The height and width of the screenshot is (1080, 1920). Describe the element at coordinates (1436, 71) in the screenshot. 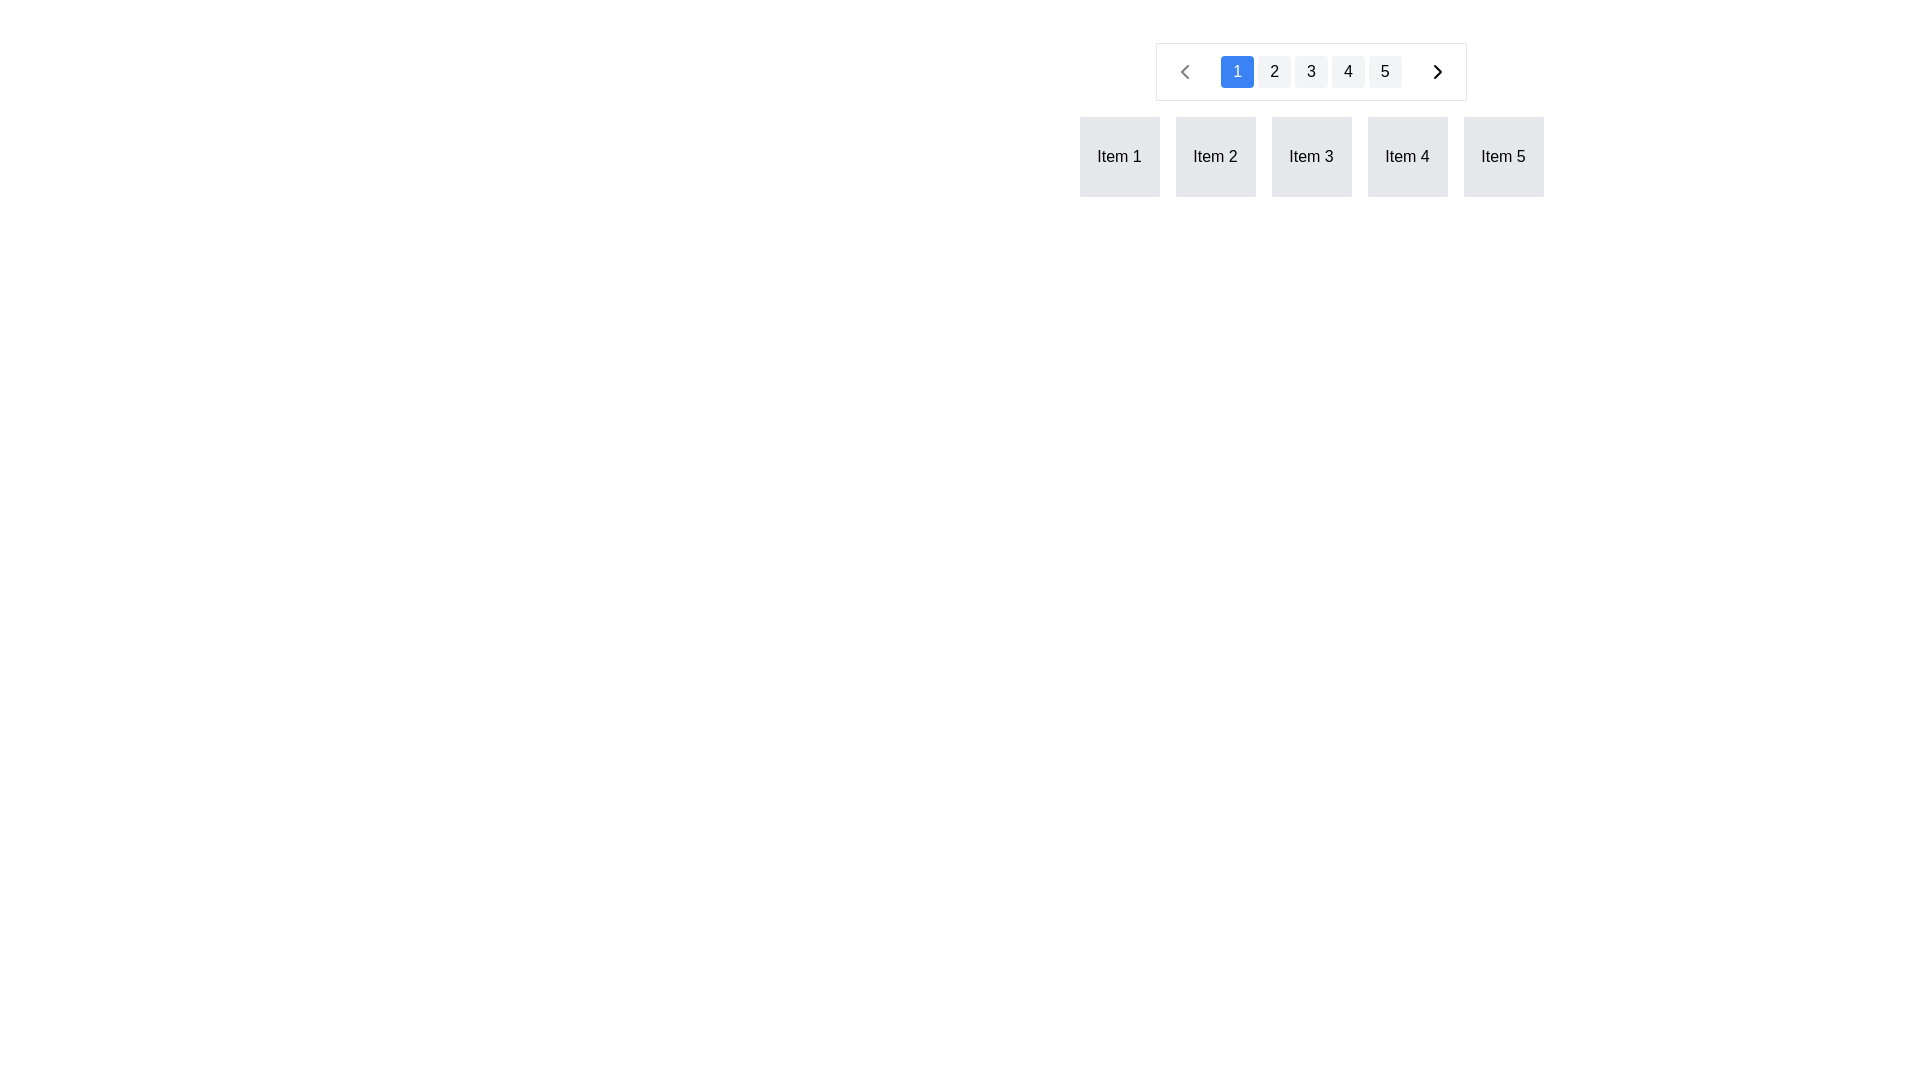

I see `the navigation chevron icon located to the right of the numeric buttons in the pagination control` at that location.